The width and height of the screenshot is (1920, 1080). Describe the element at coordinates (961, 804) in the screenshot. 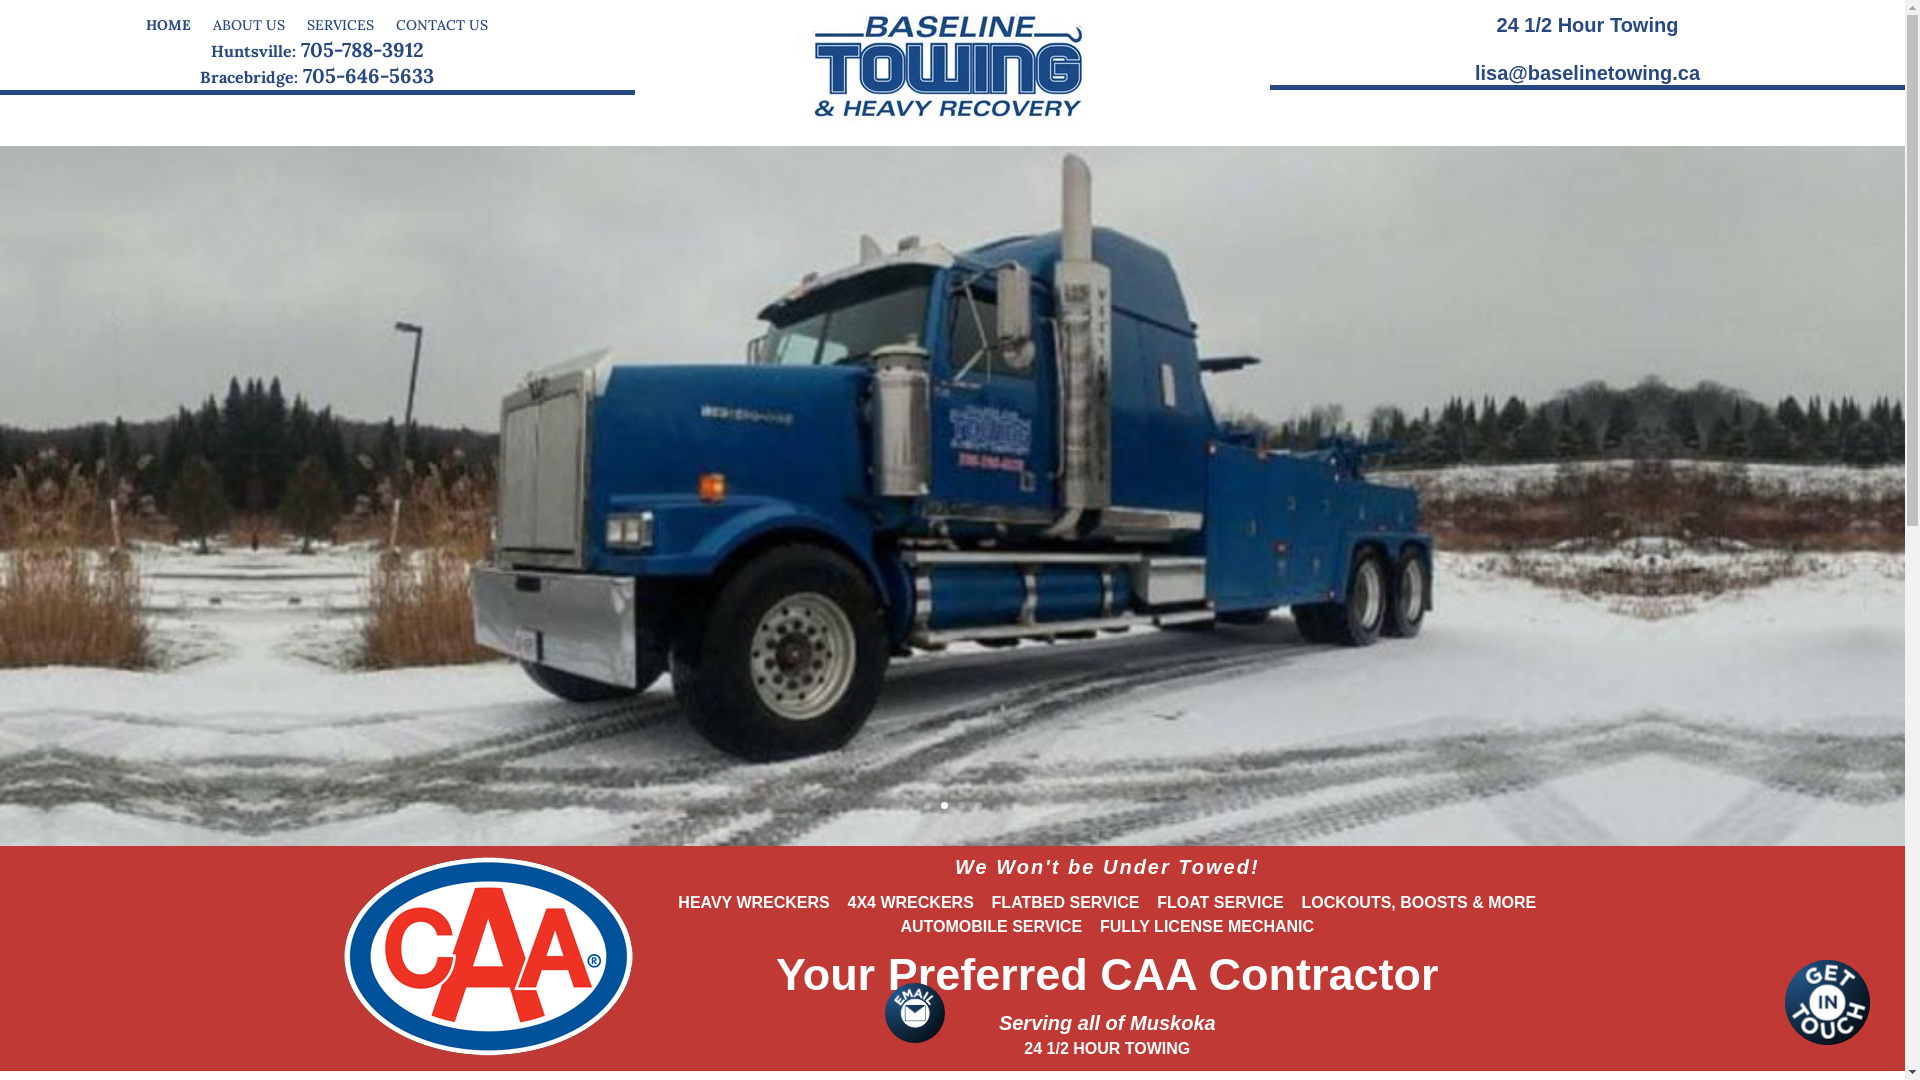

I see `'3'` at that location.